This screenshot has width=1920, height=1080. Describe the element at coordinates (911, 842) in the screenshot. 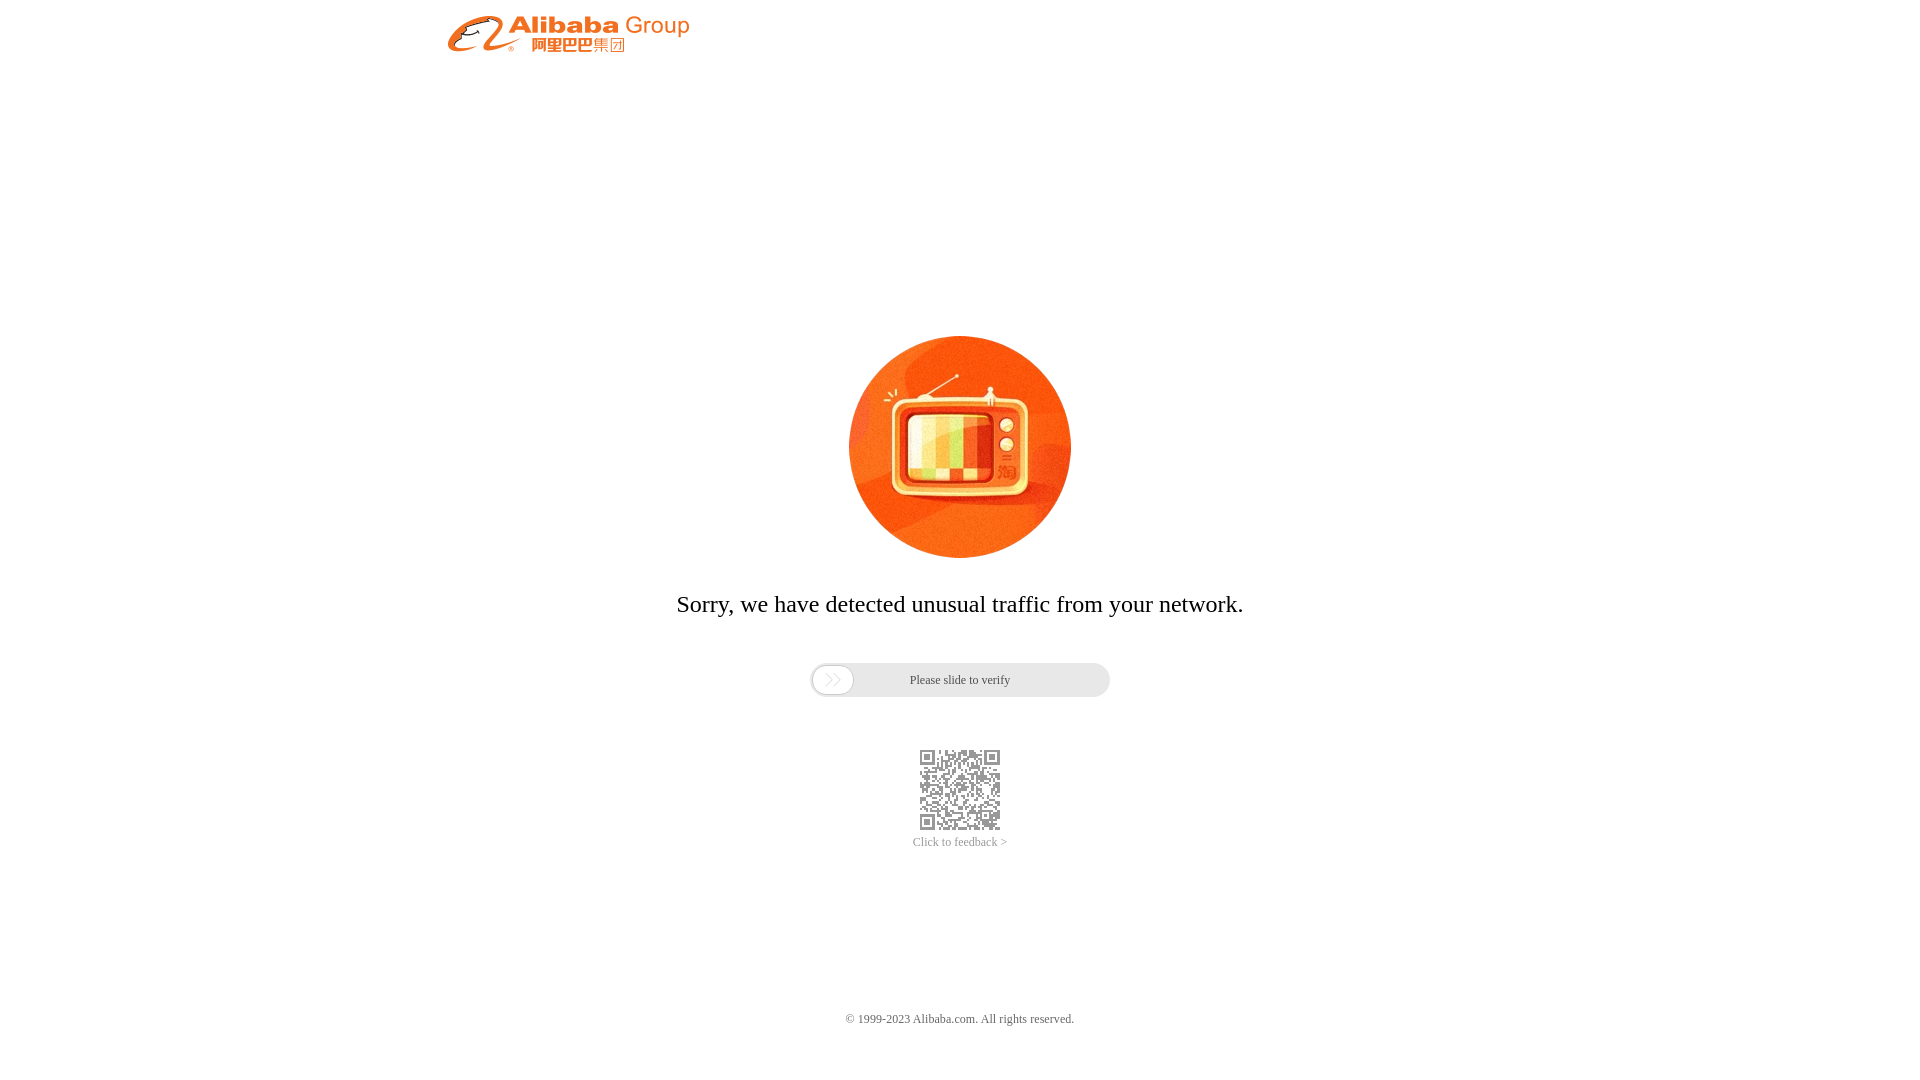

I see `'Click to feedback >'` at that location.